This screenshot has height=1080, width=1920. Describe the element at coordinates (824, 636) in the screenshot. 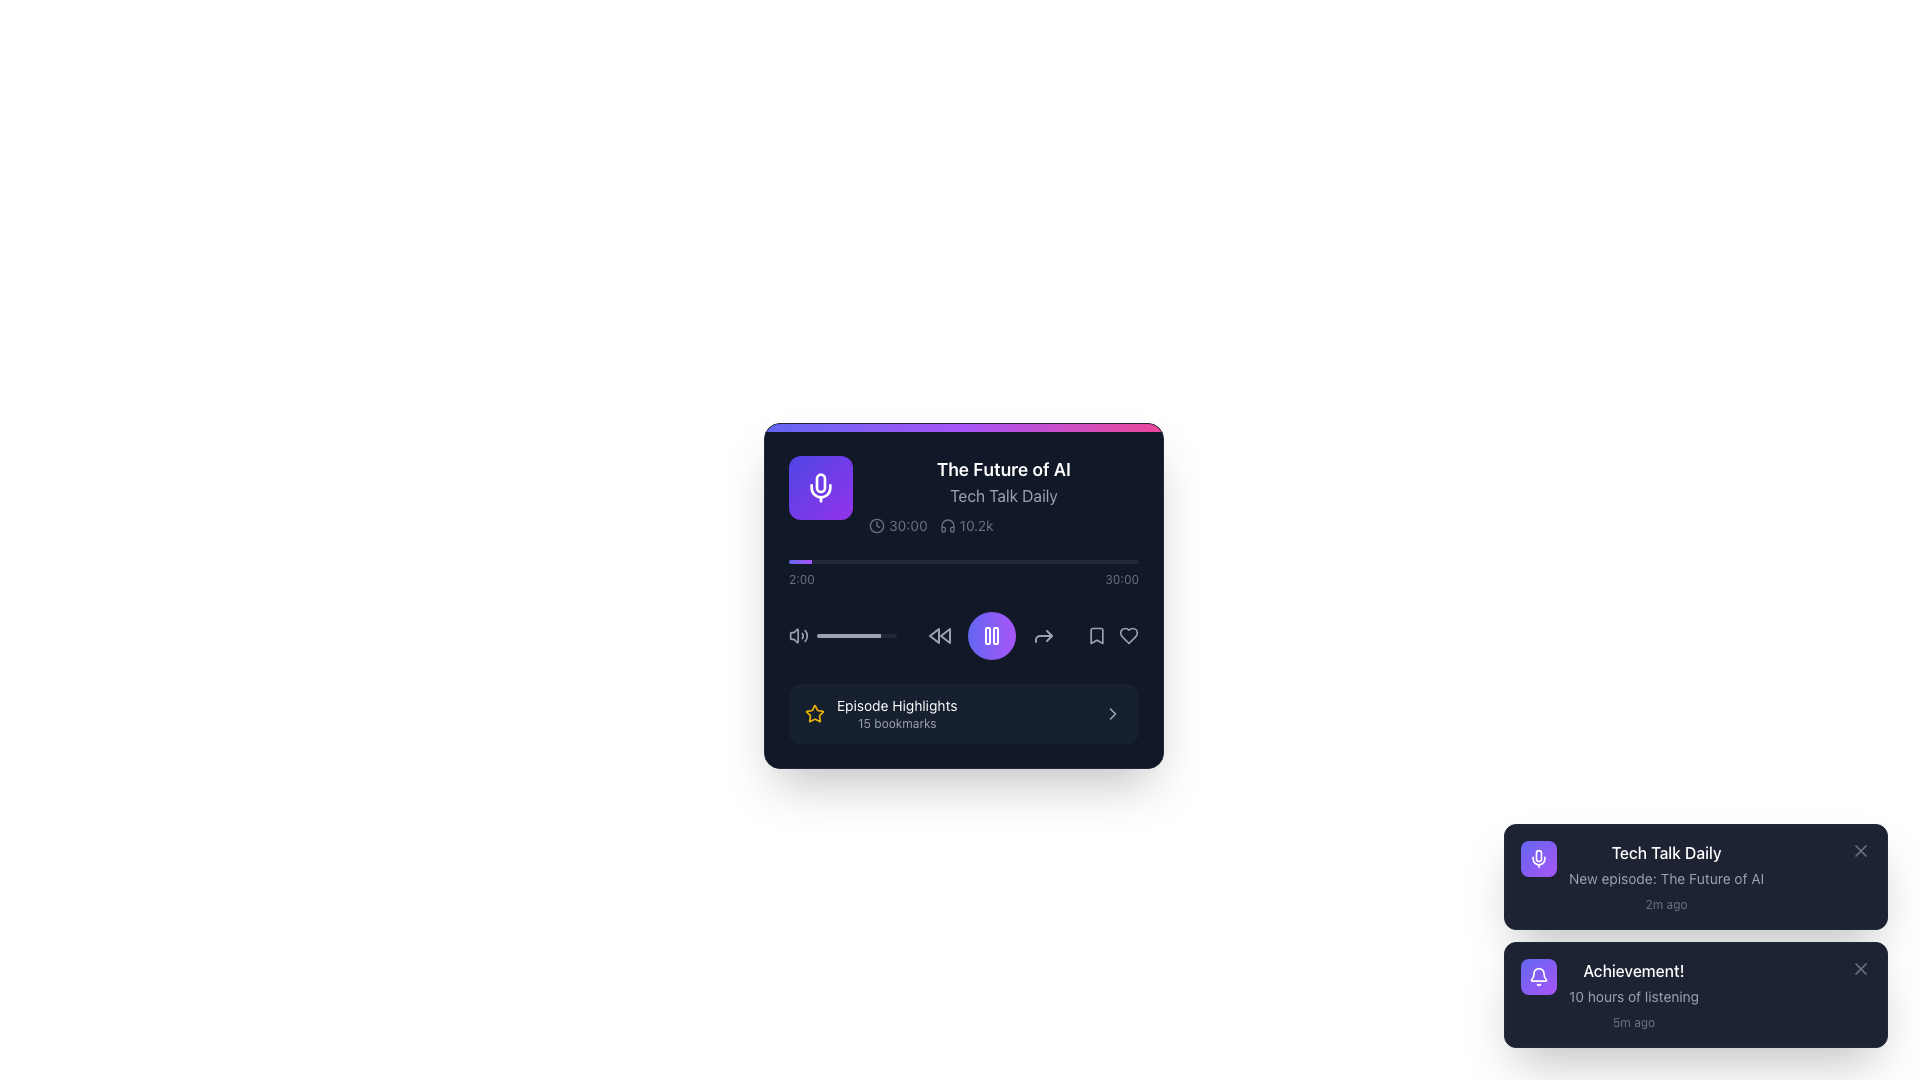

I see `the volume` at that location.